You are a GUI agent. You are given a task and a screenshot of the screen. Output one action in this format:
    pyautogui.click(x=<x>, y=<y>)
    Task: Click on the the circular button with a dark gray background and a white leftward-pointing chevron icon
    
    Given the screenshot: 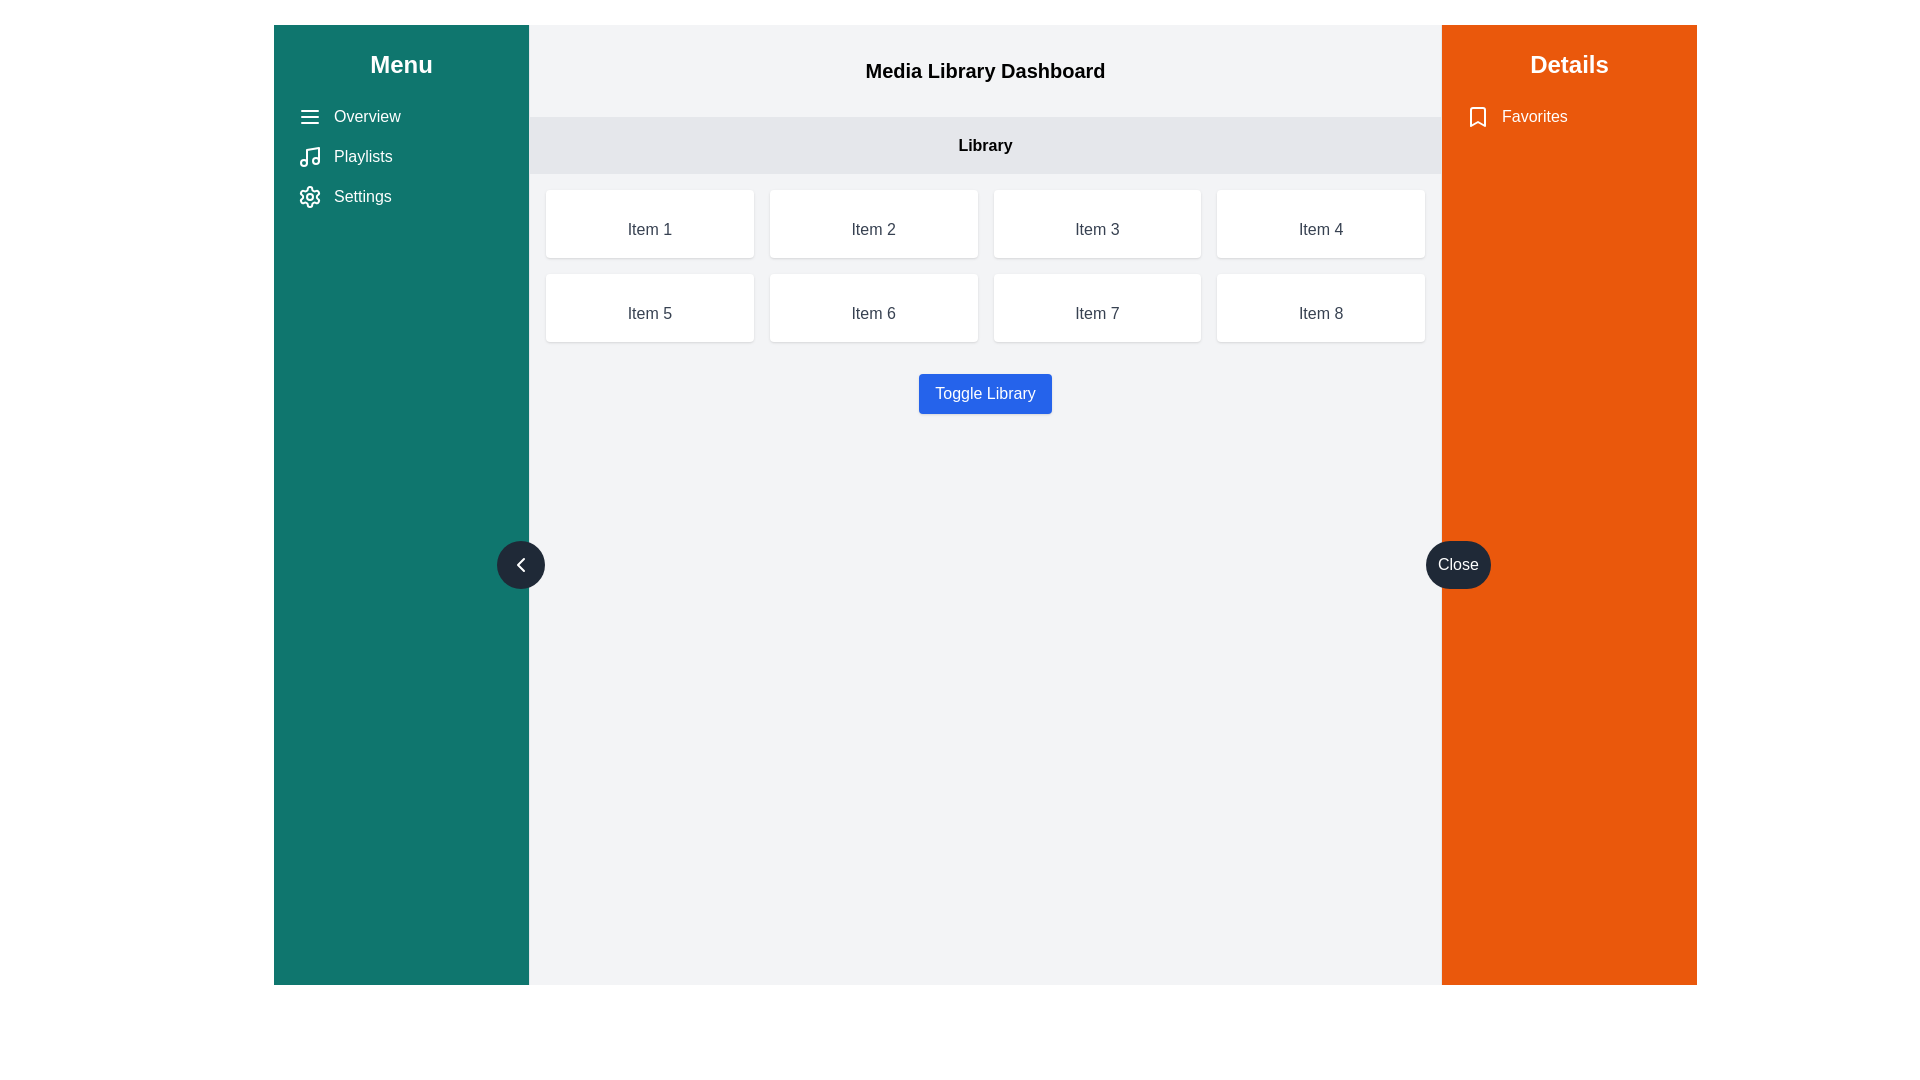 What is the action you would take?
    pyautogui.click(x=521, y=564)
    